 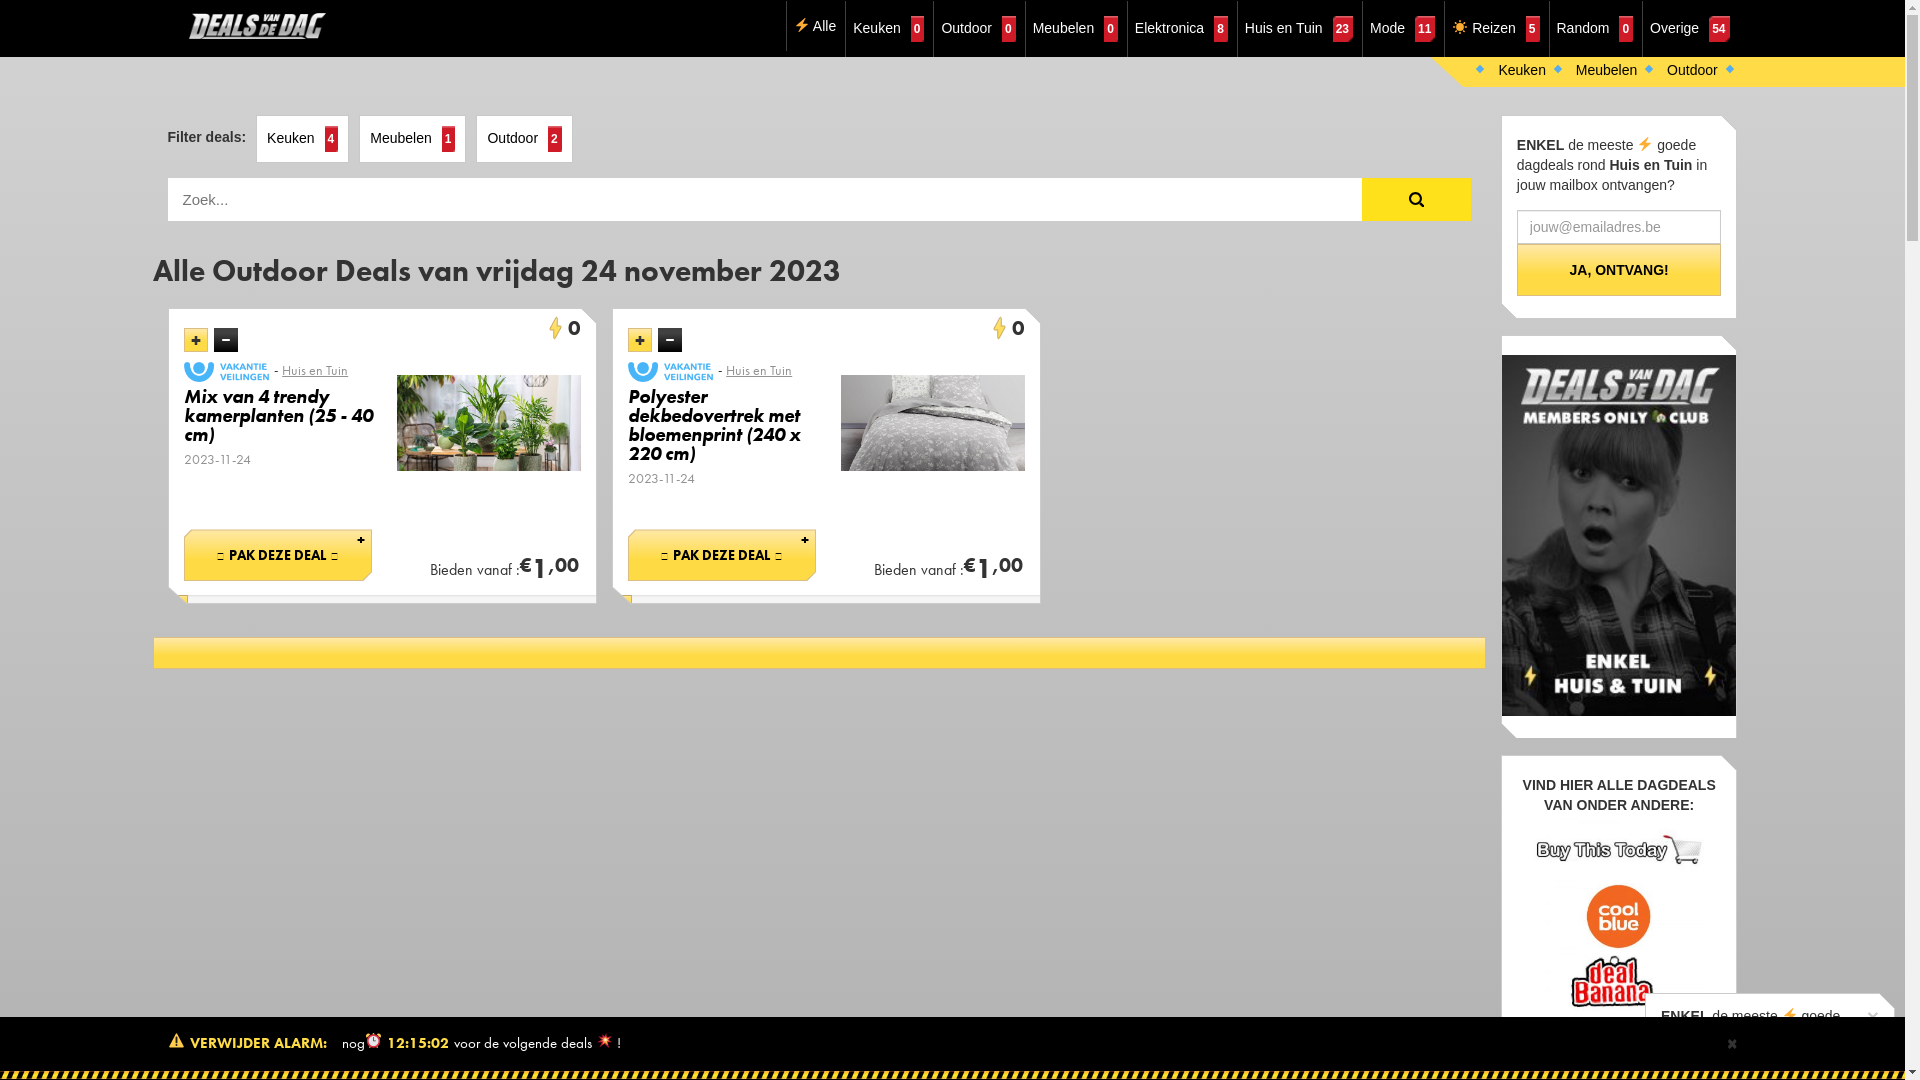 I want to click on 'Reizen5', so click(x=1495, y=29).